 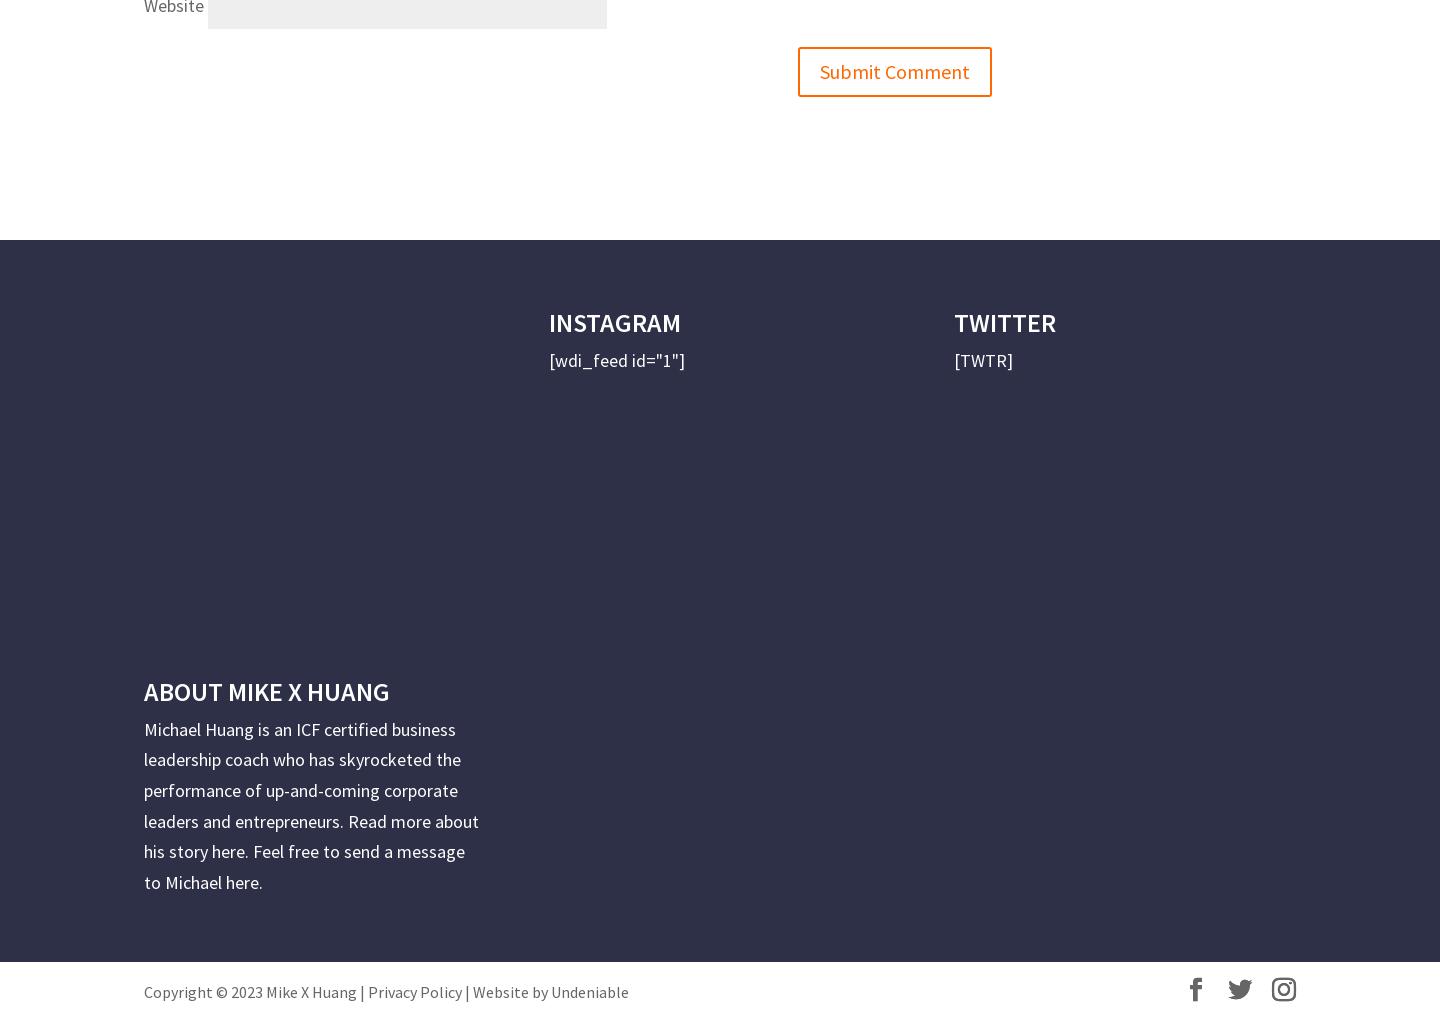 What do you see at coordinates (311, 991) in the screenshot?
I see `'Mike X Huang'` at bounding box center [311, 991].